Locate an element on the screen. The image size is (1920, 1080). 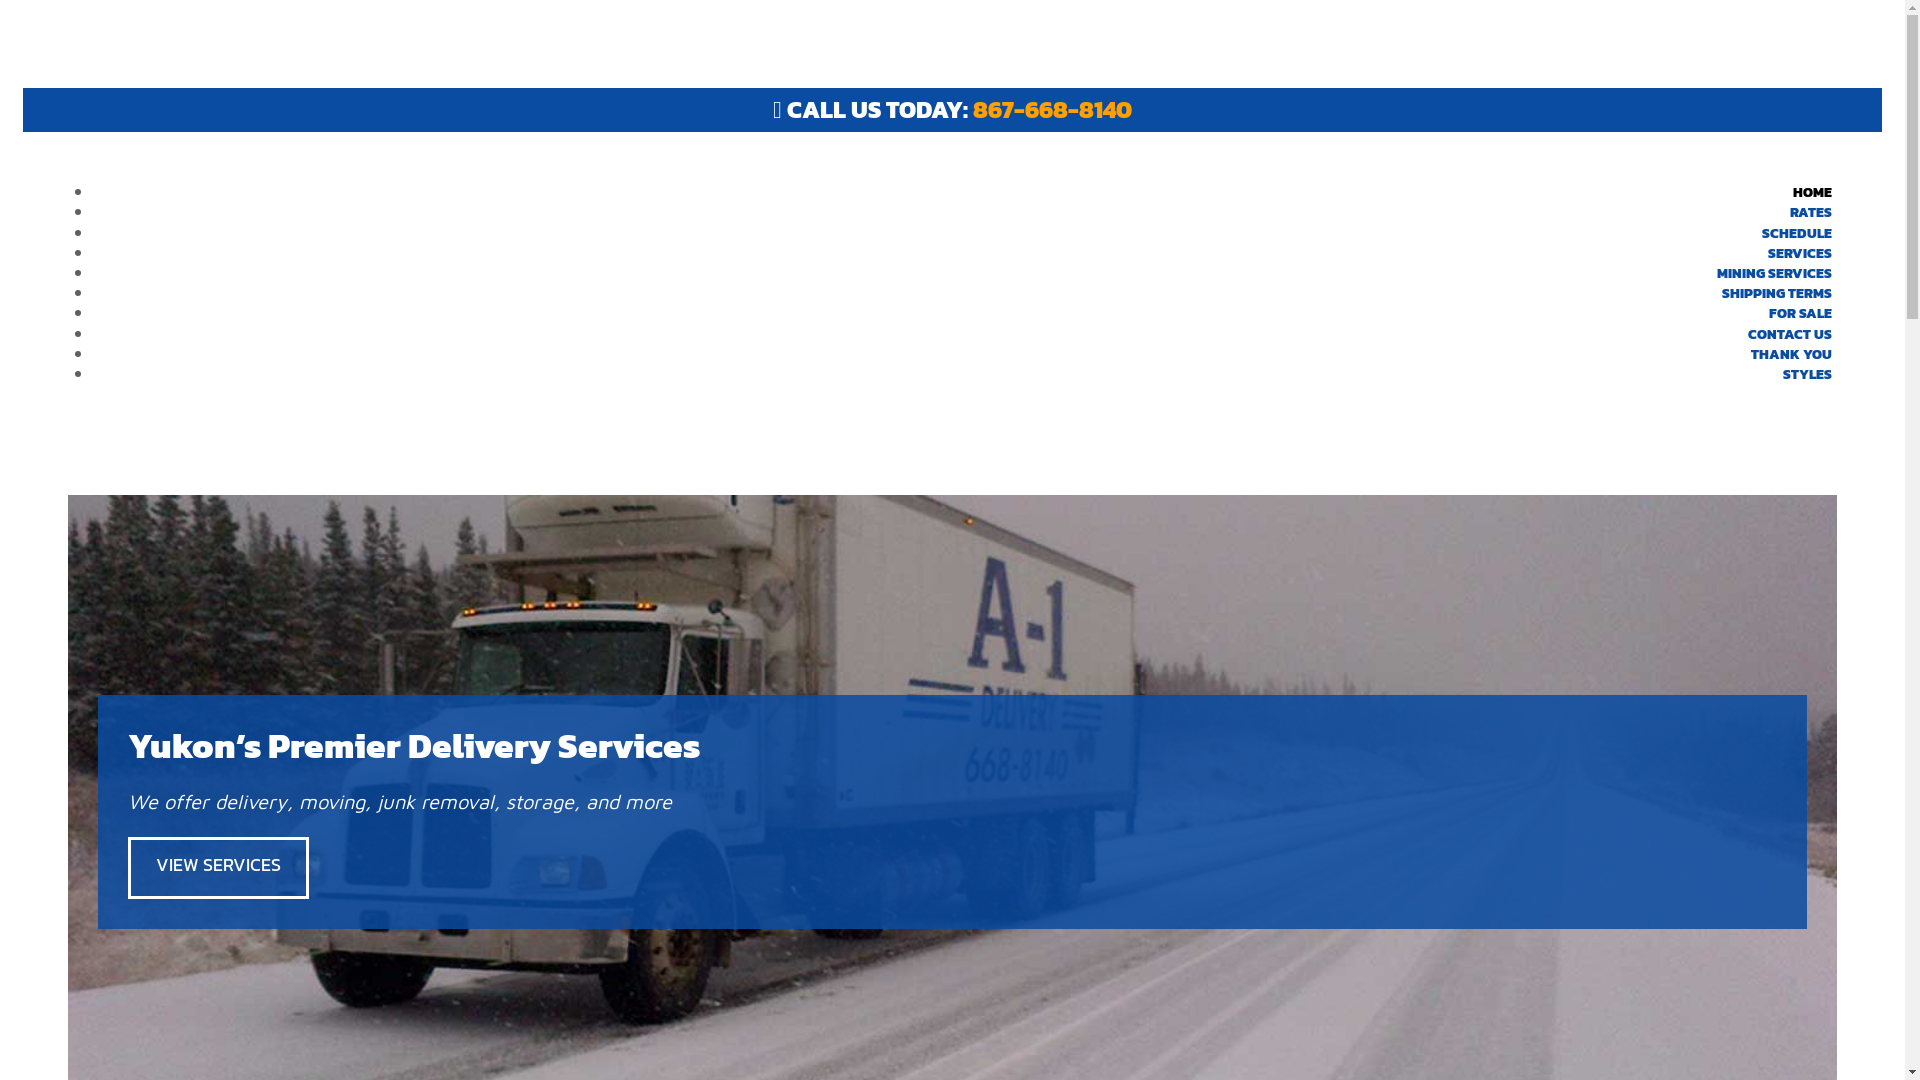
'SERVICES' is located at coordinates (1800, 252).